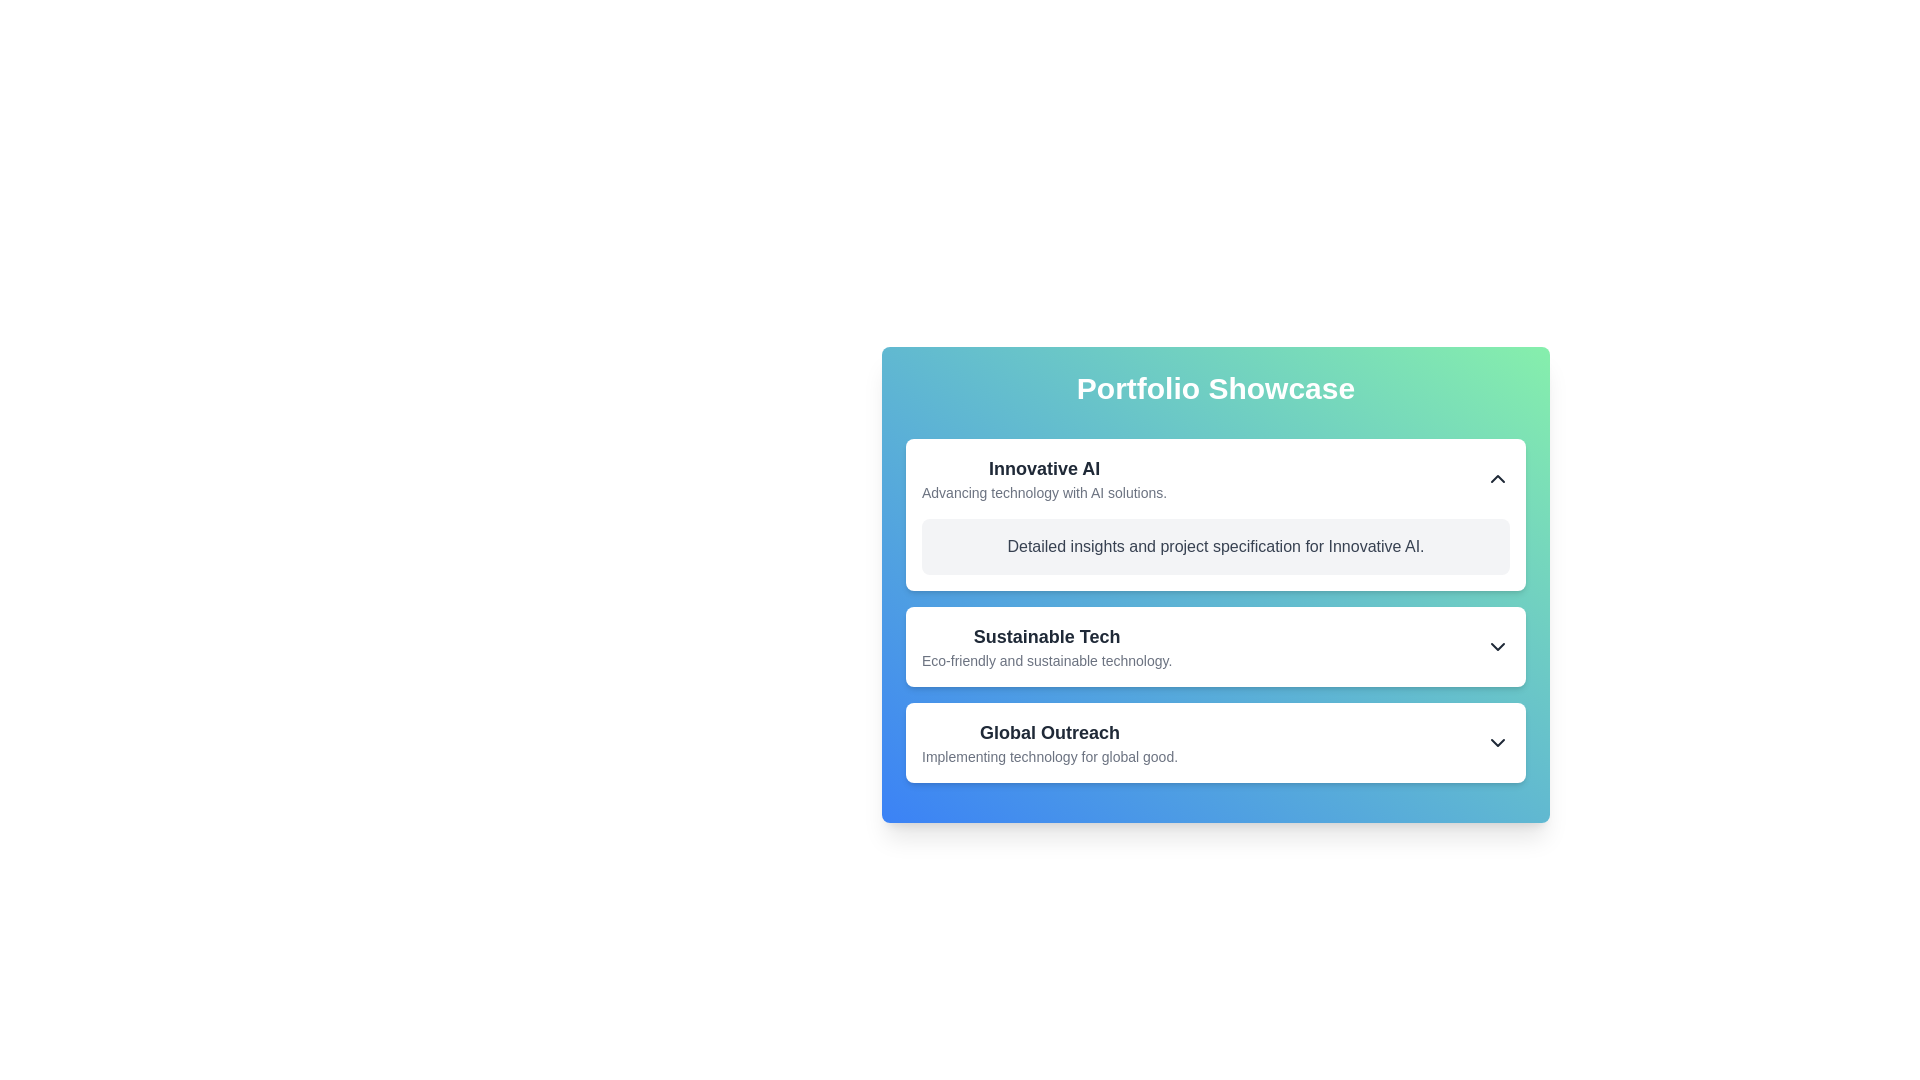 This screenshot has height=1080, width=1920. Describe the element at coordinates (1497, 743) in the screenshot. I see `the Icon button at the far right end of the 'Global Outreach' section` at that location.